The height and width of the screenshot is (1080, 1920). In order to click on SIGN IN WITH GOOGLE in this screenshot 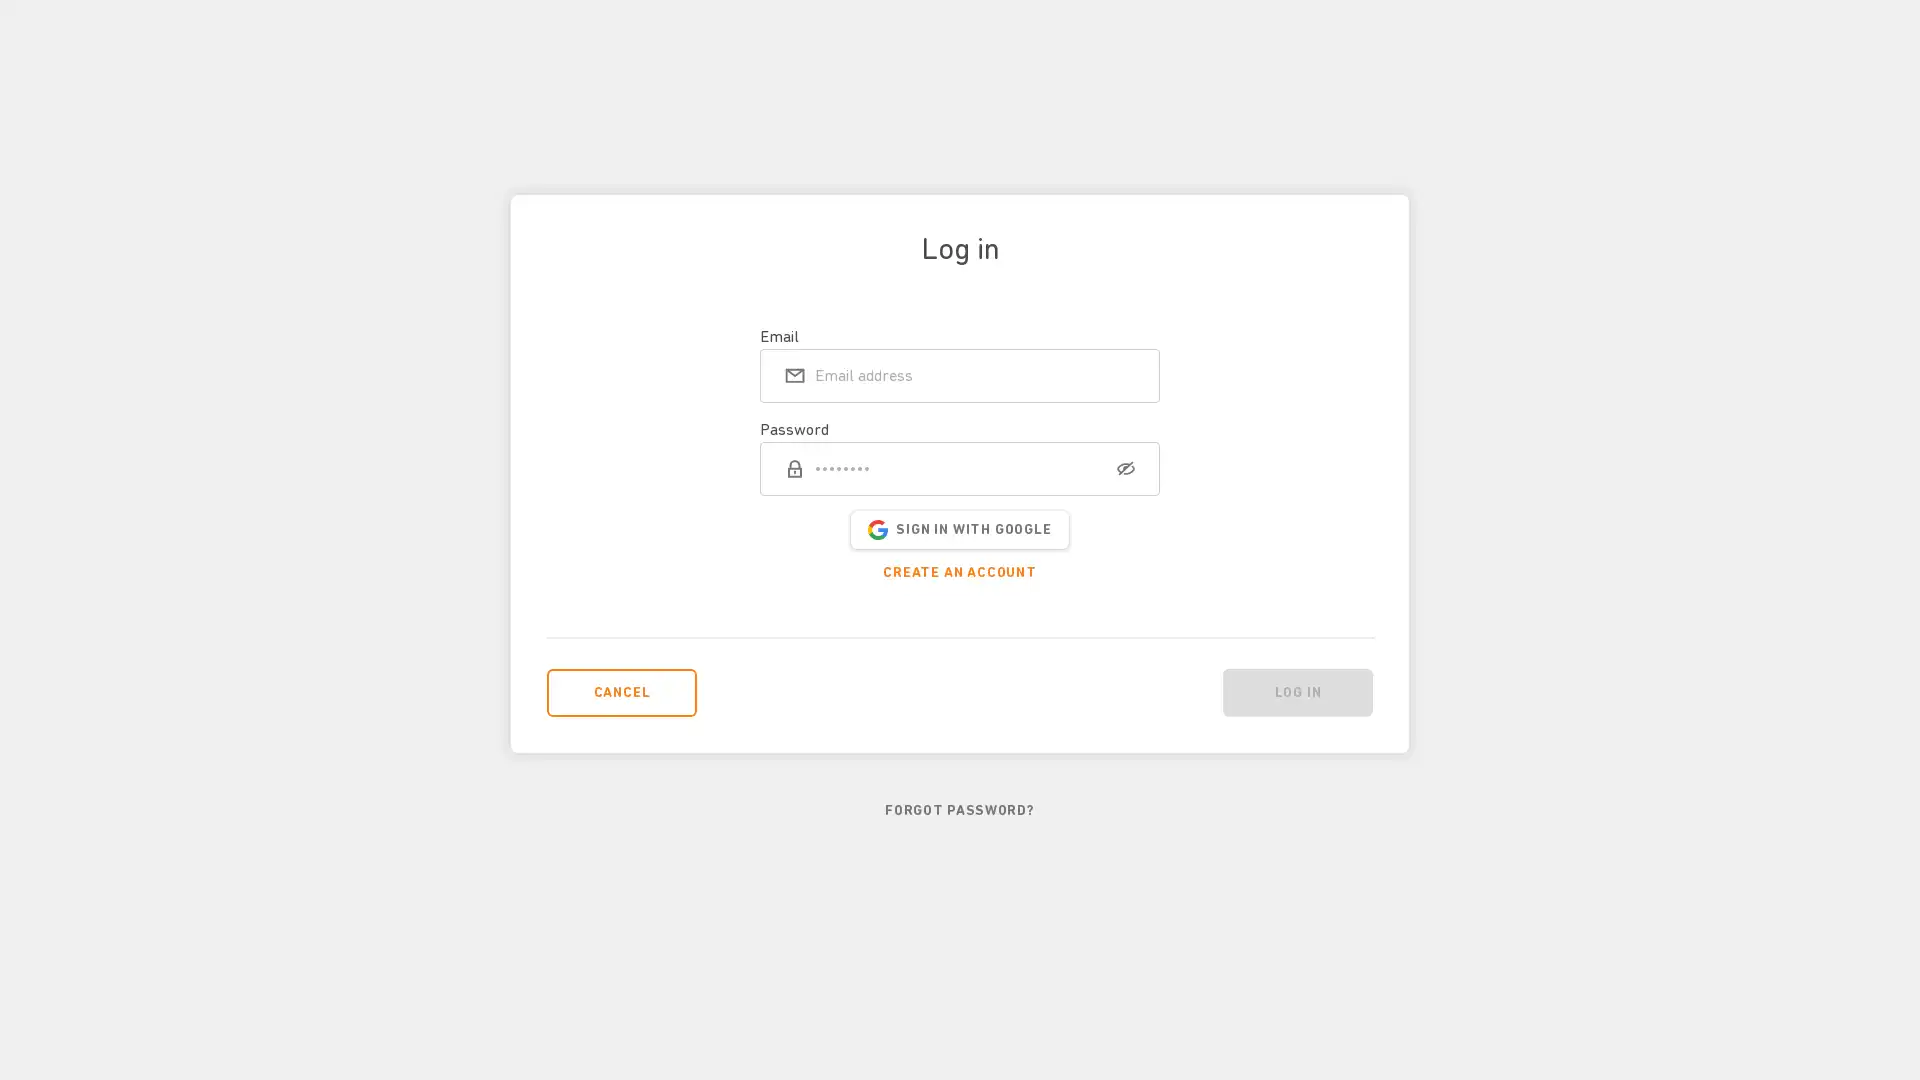, I will do `click(958, 527)`.